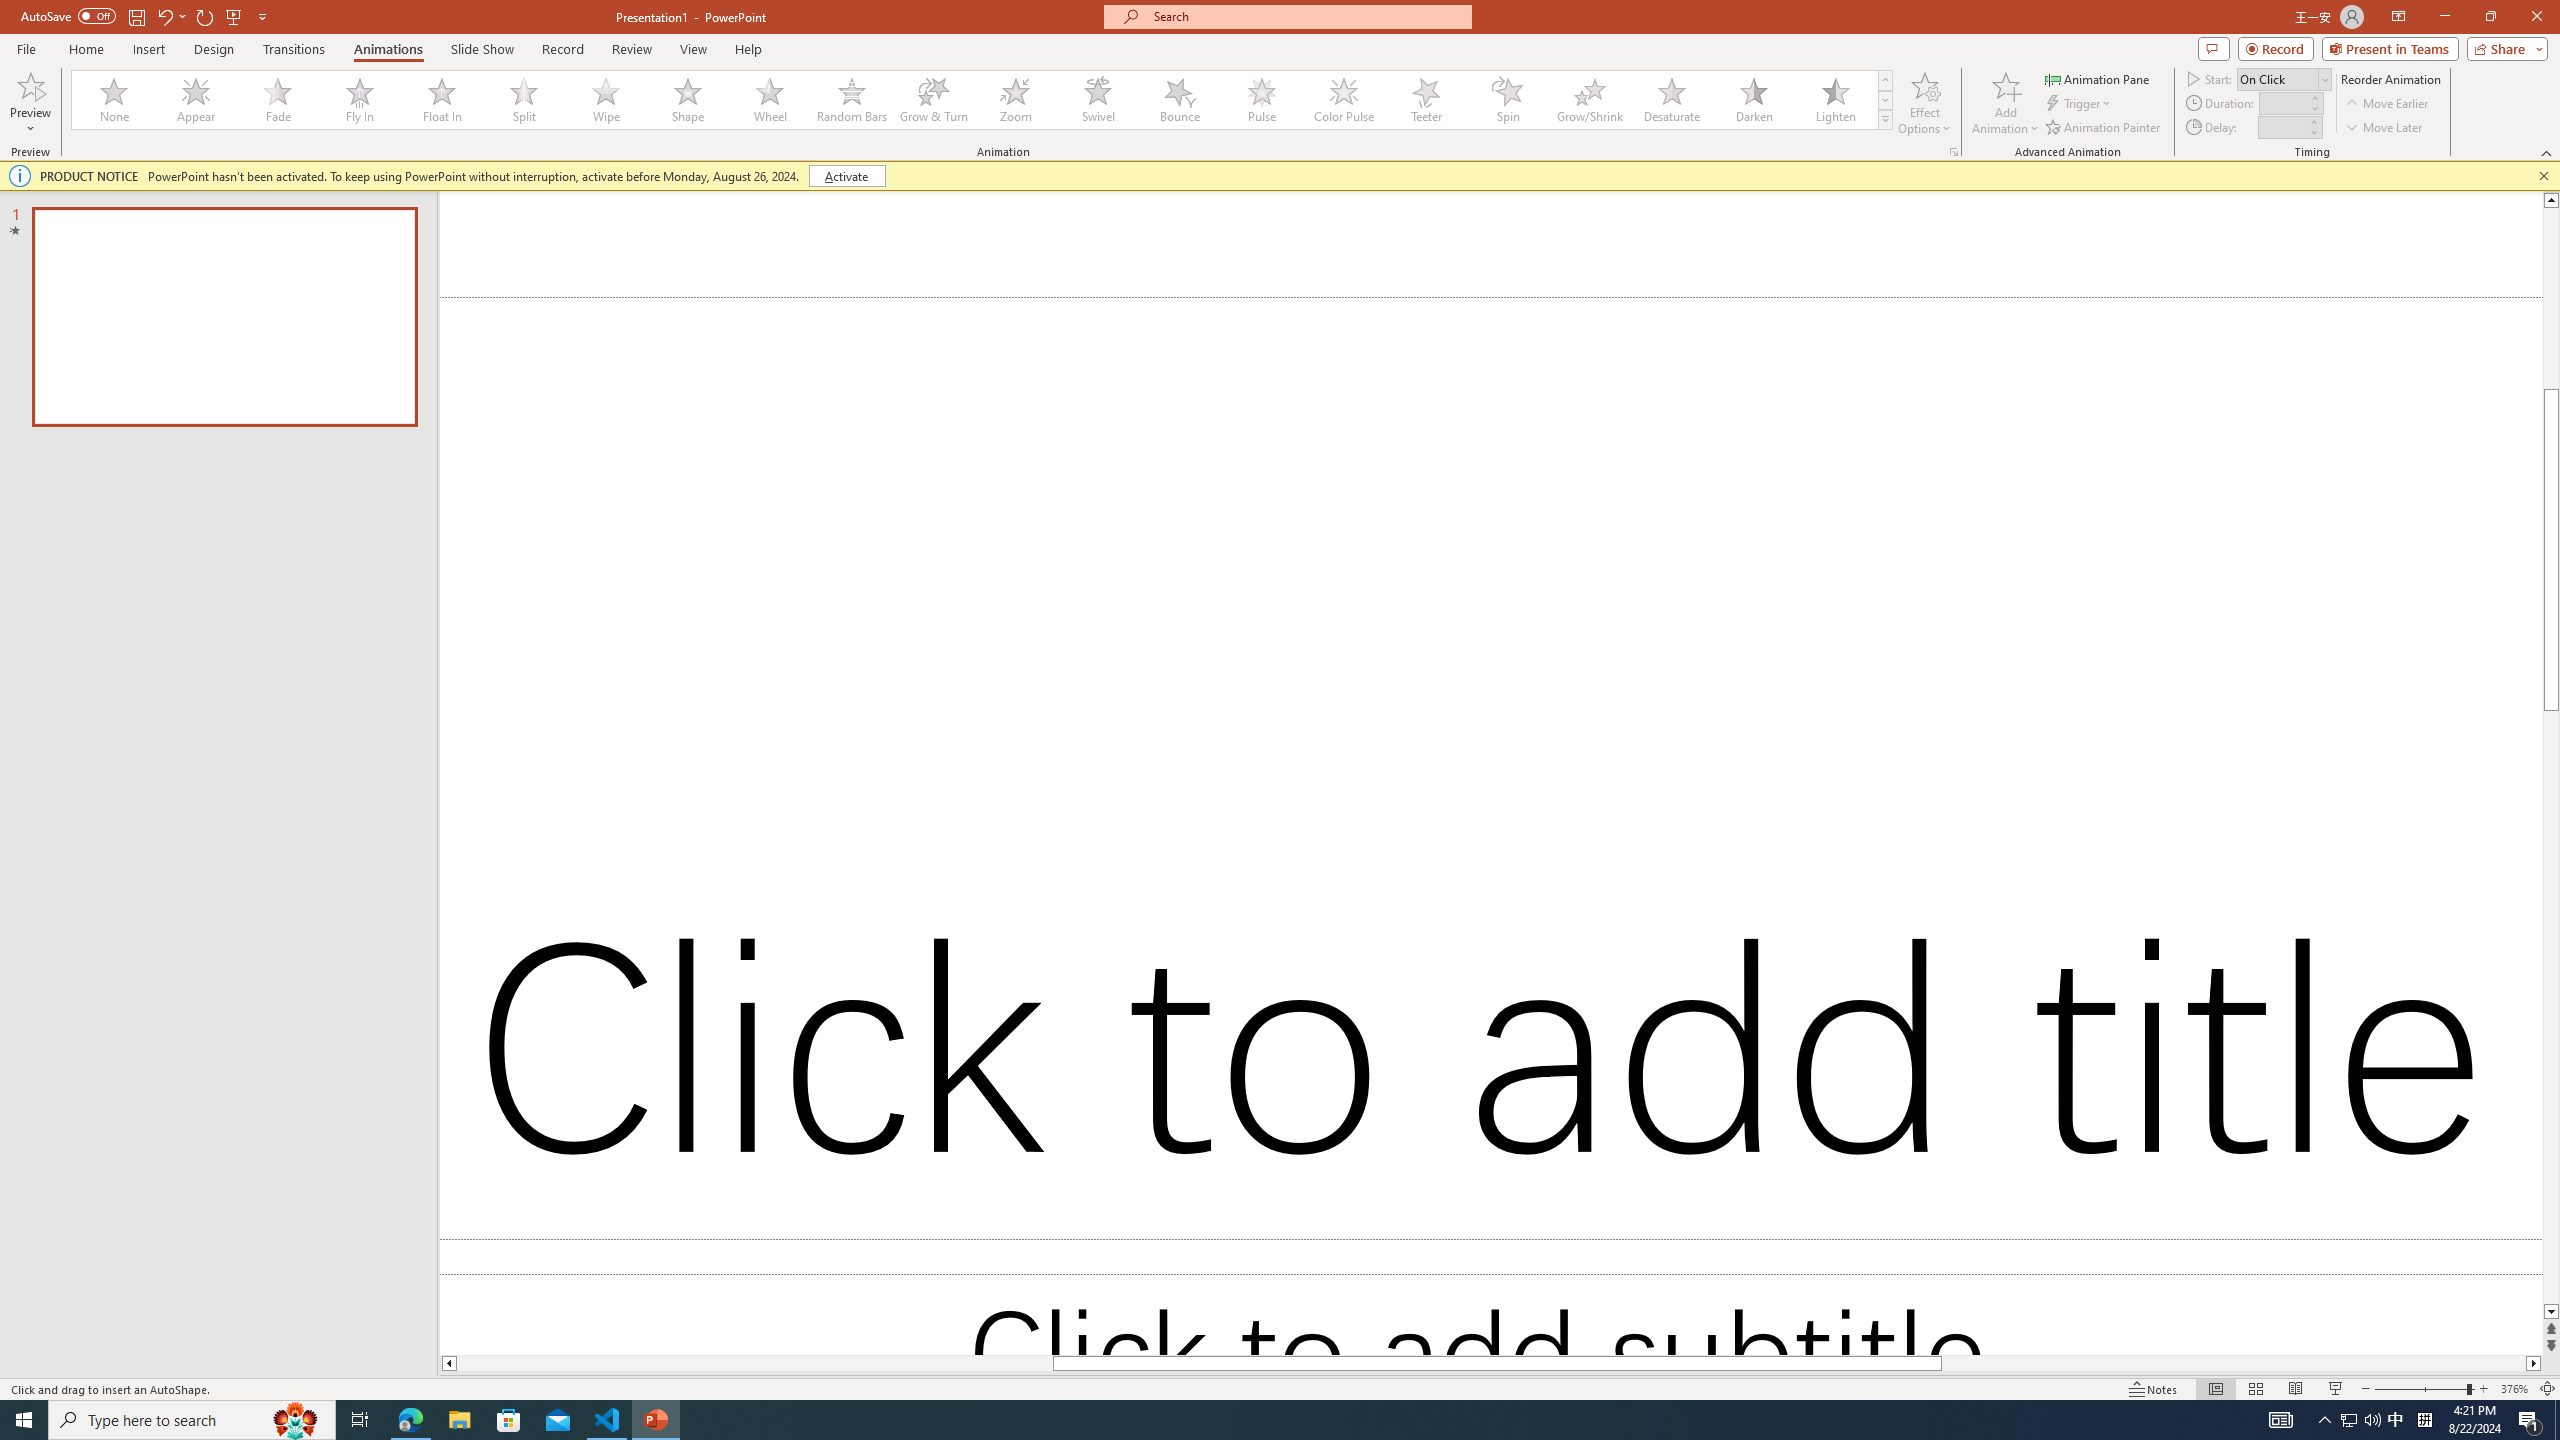 The image size is (2560, 1440). I want to click on 'Lighten', so click(1834, 99).